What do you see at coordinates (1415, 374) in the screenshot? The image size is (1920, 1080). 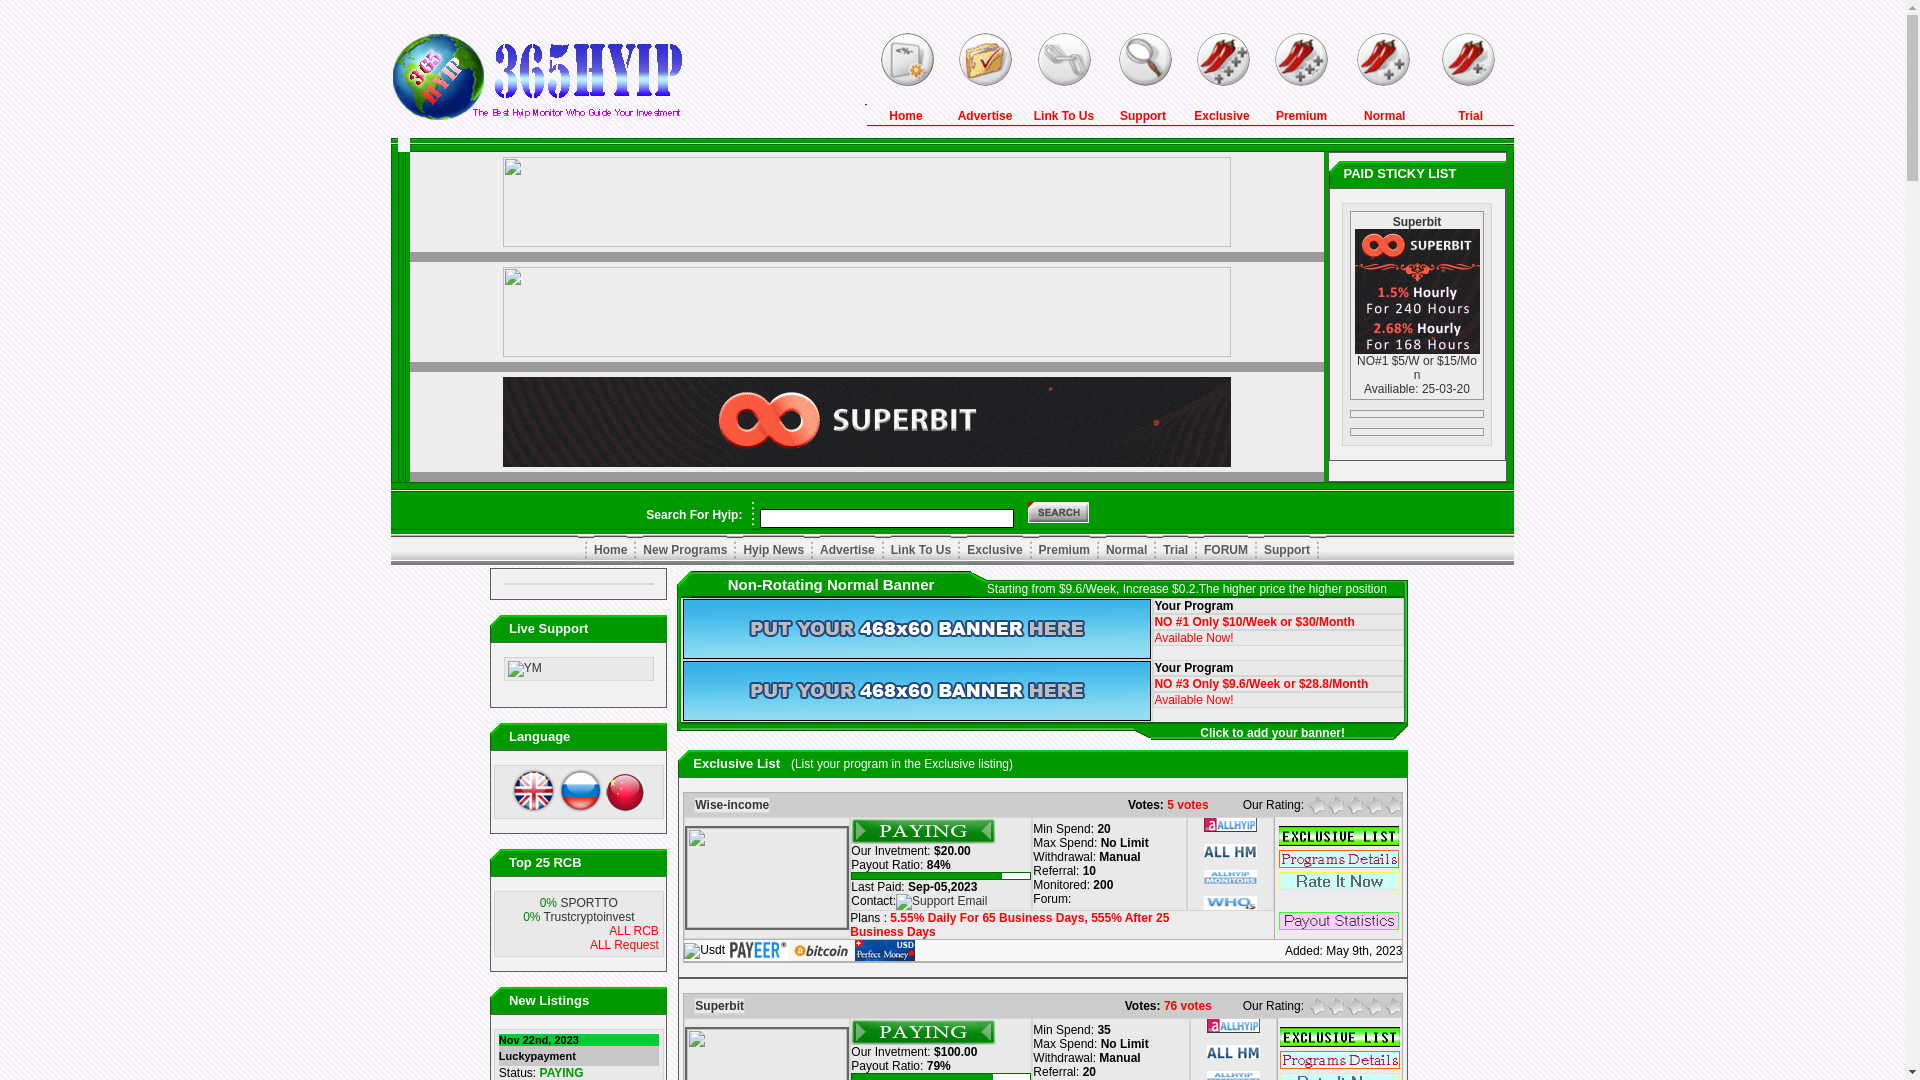 I see `'NO#1 $5/W or $15/Mon` at bounding box center [1415, 374].